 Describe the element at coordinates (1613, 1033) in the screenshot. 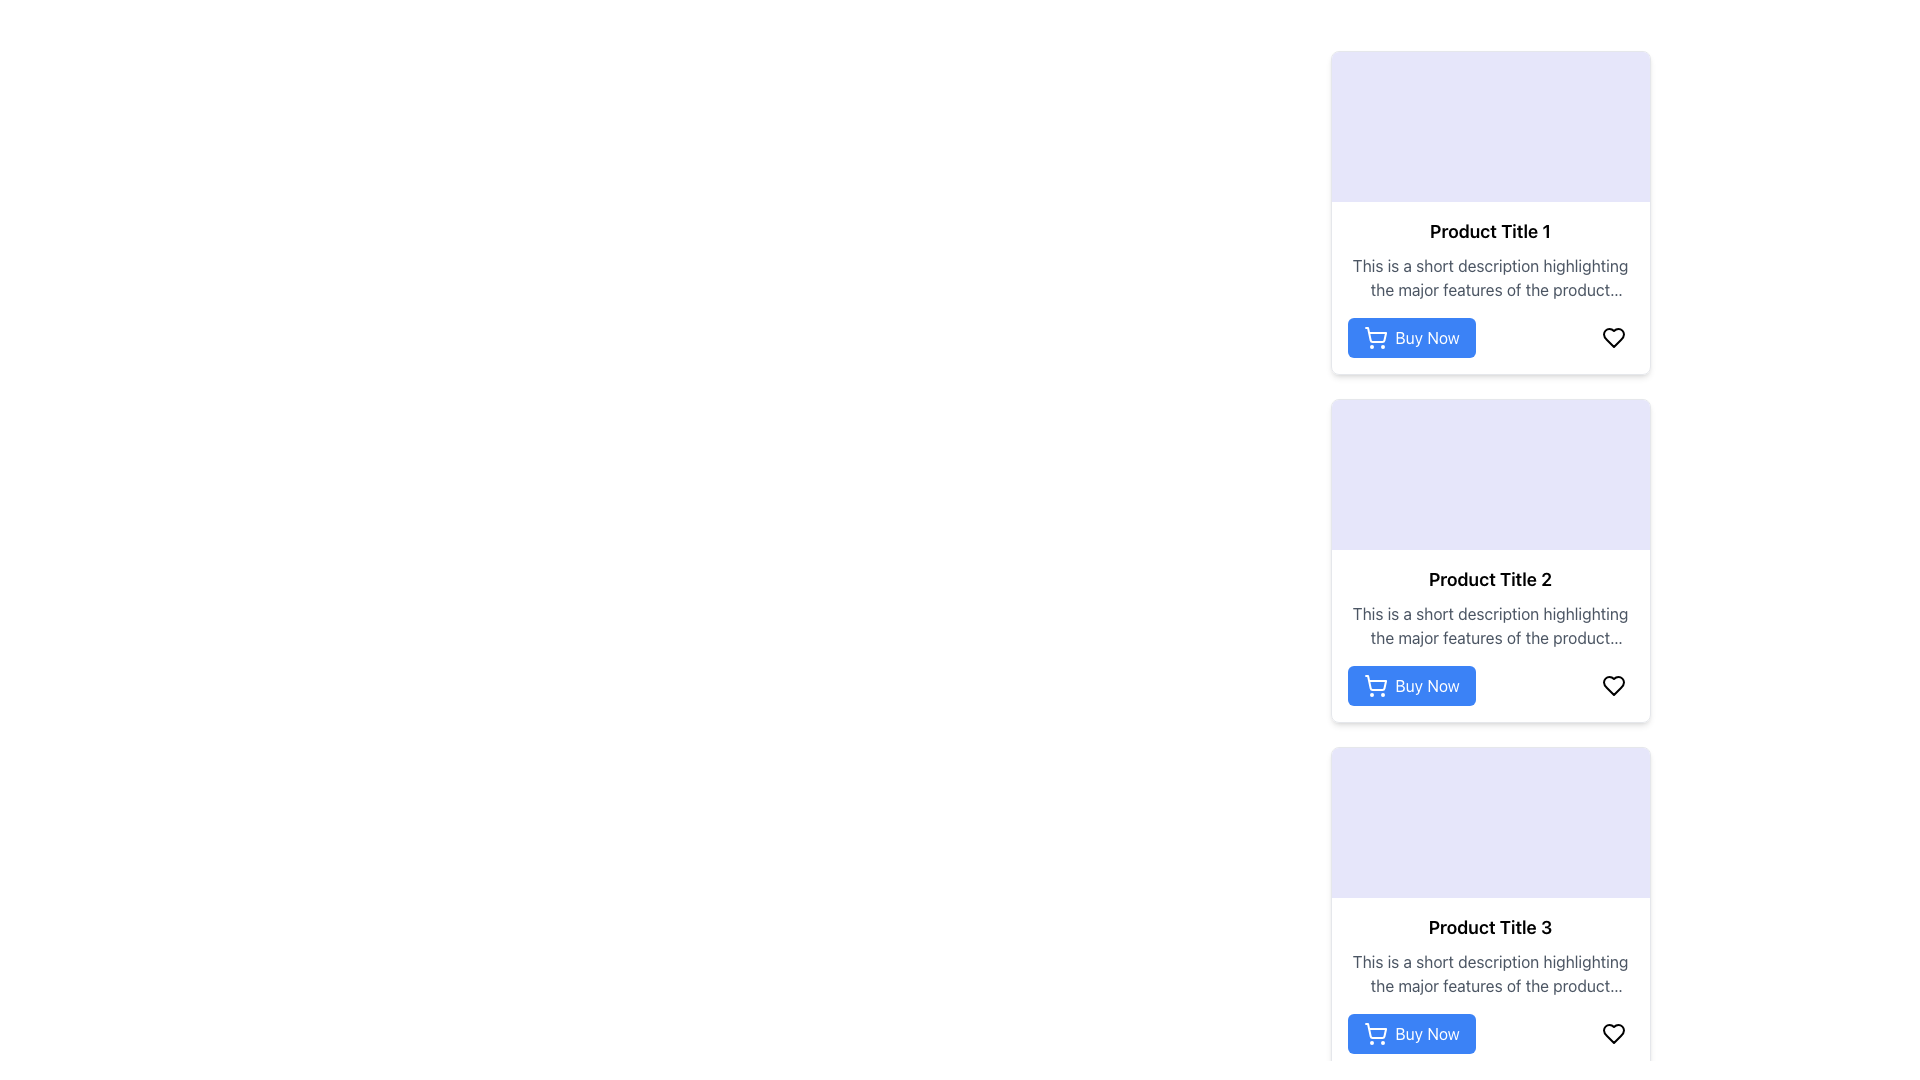

I see `the heart icon located at the bottom-right corner of the card labeled 'Product Title 3' to mark the product as a favorite` at that location.